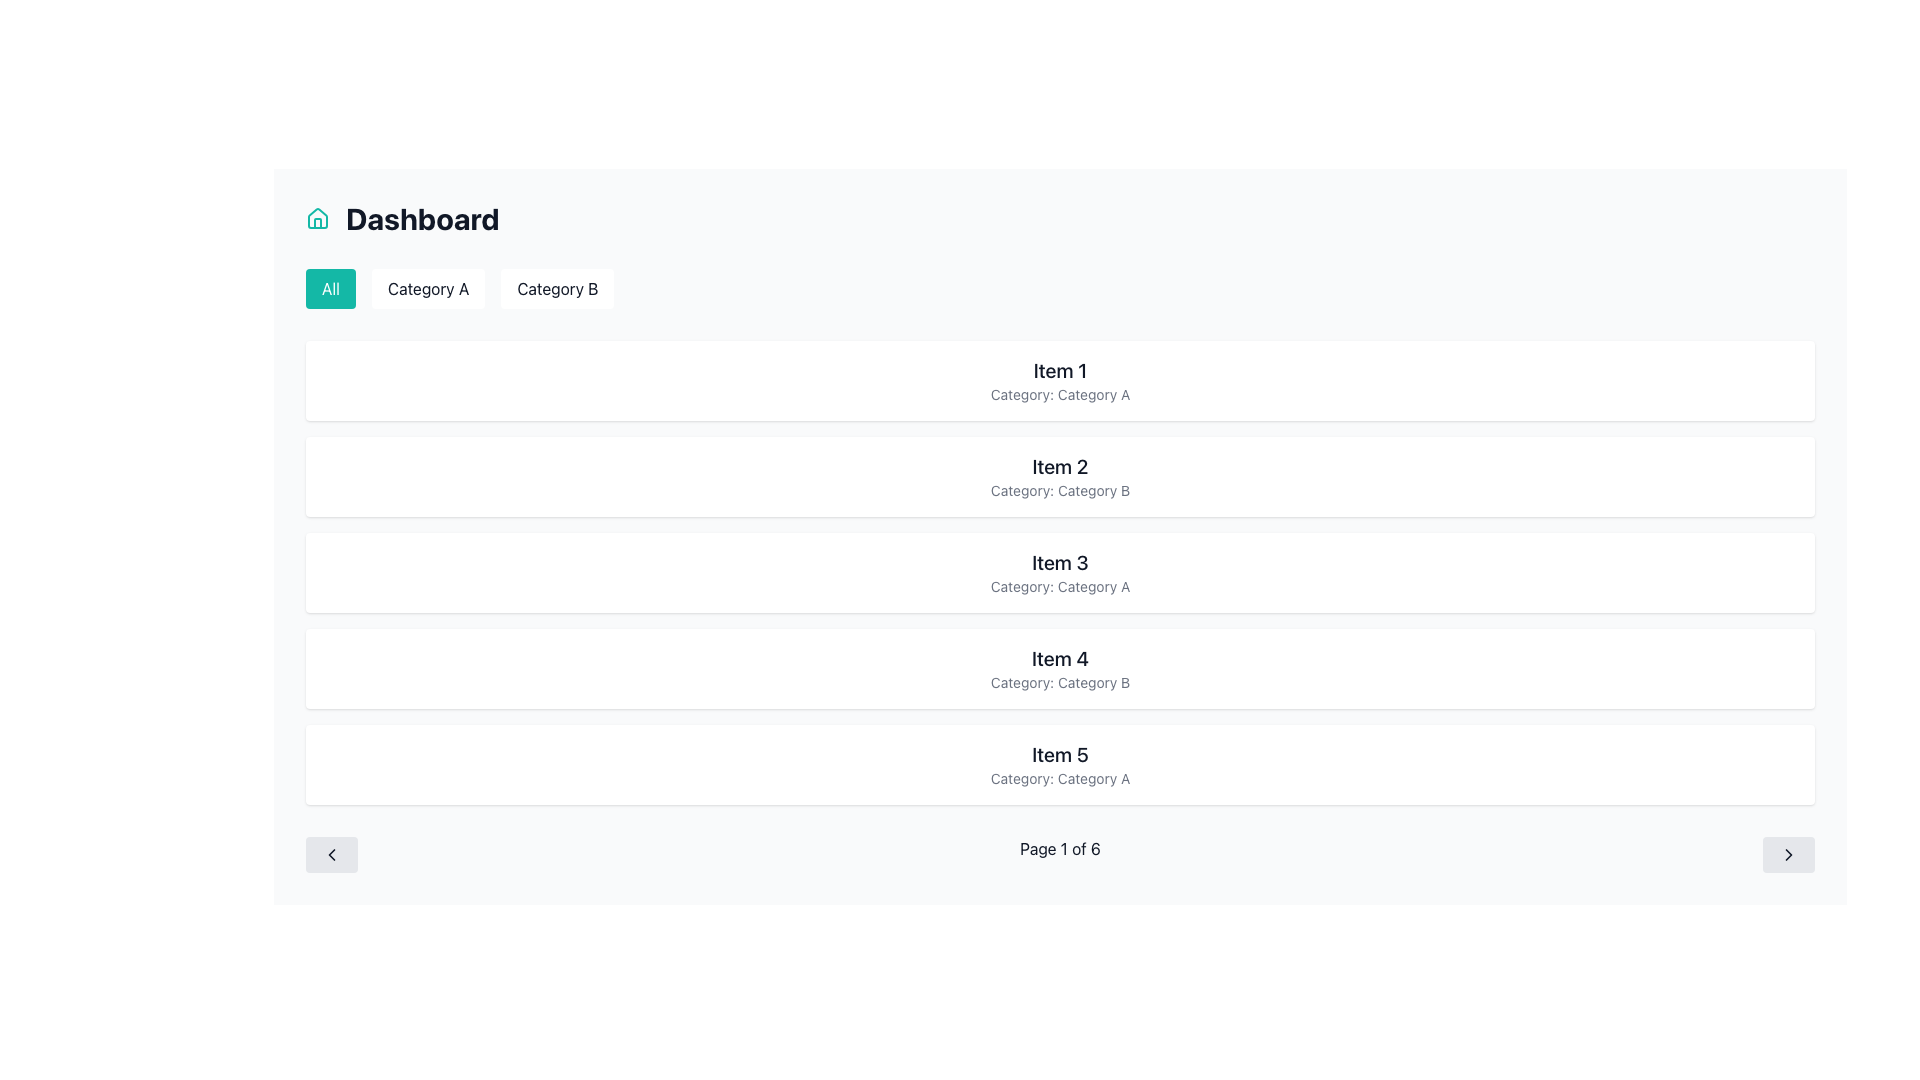 This screenshot has height=1080, width=1920. What do you see at coordinates (316, 218) in the screenshot?
I see `the teal triangular roof section of the house icon located at the top-left corner of the dashboard header` at bounding box center [316, 218].